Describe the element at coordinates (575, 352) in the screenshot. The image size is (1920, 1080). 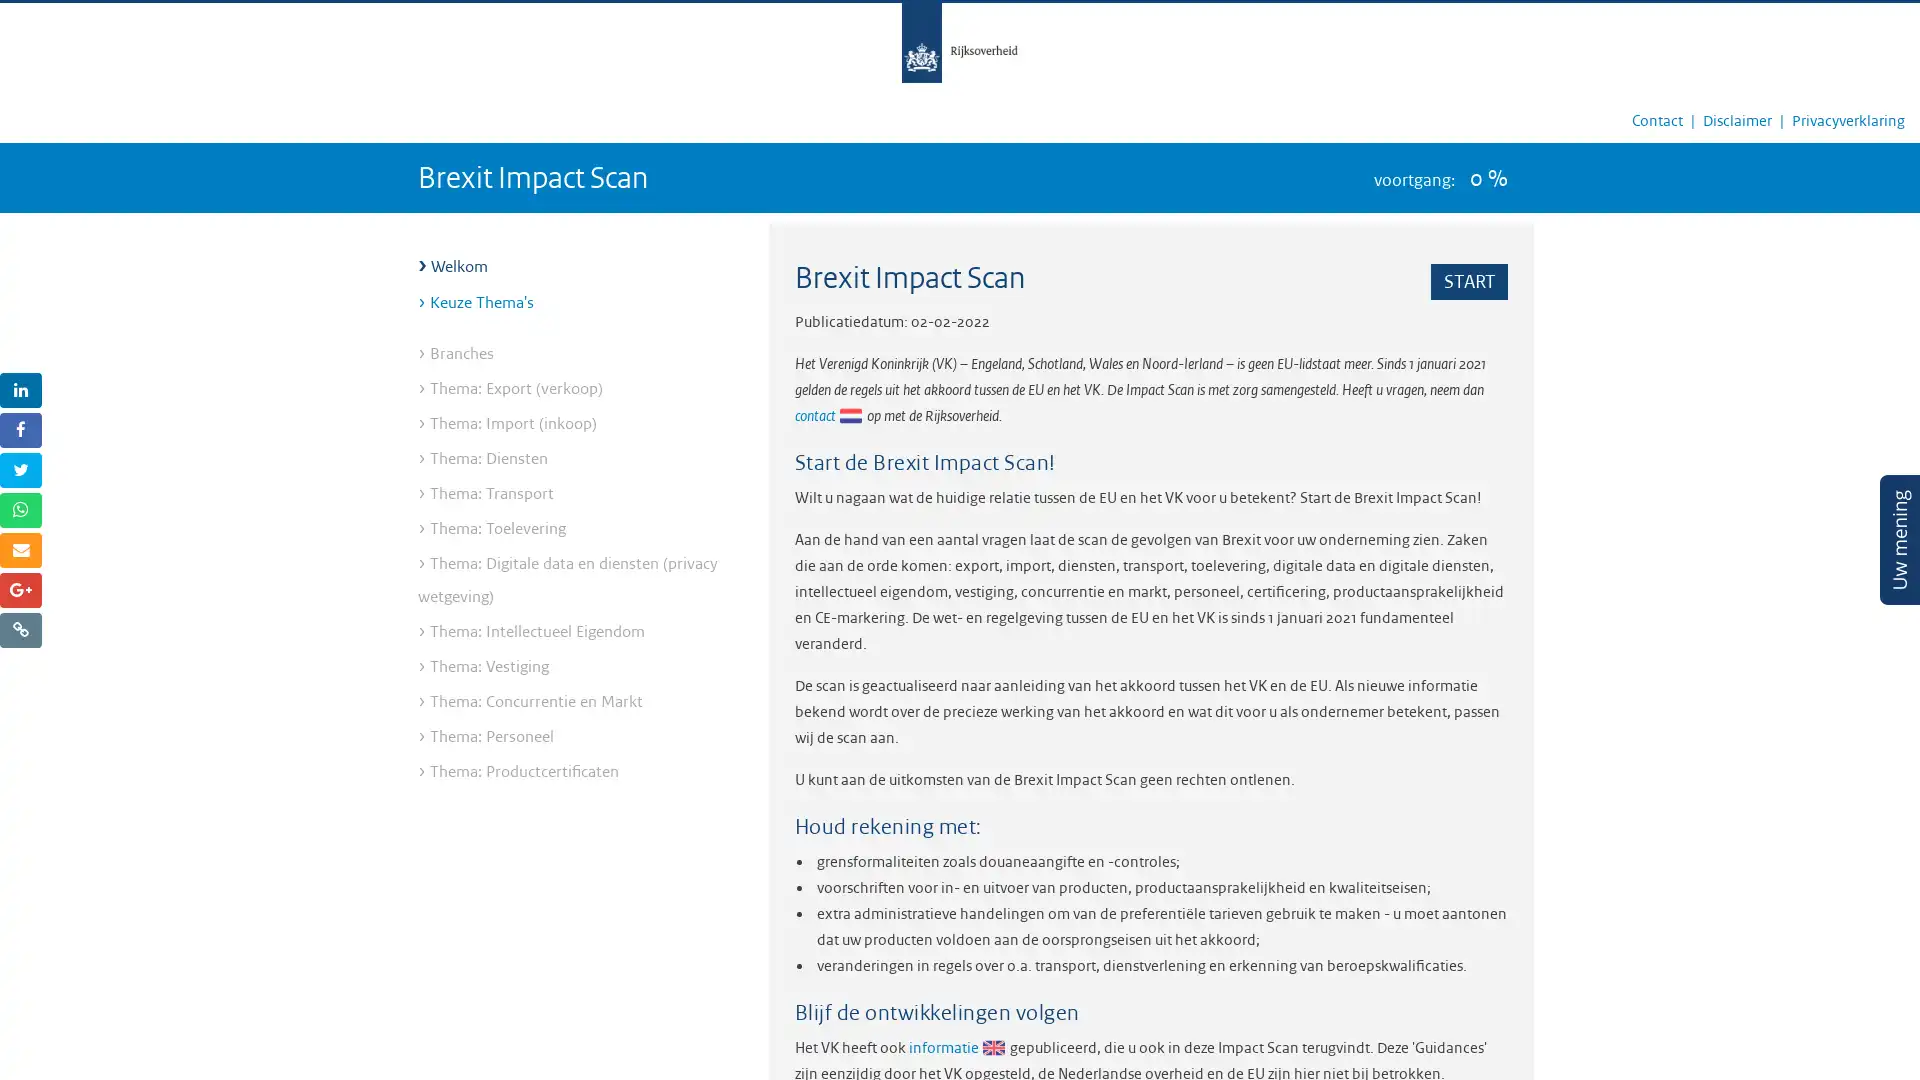
I see `Branches` at that location.